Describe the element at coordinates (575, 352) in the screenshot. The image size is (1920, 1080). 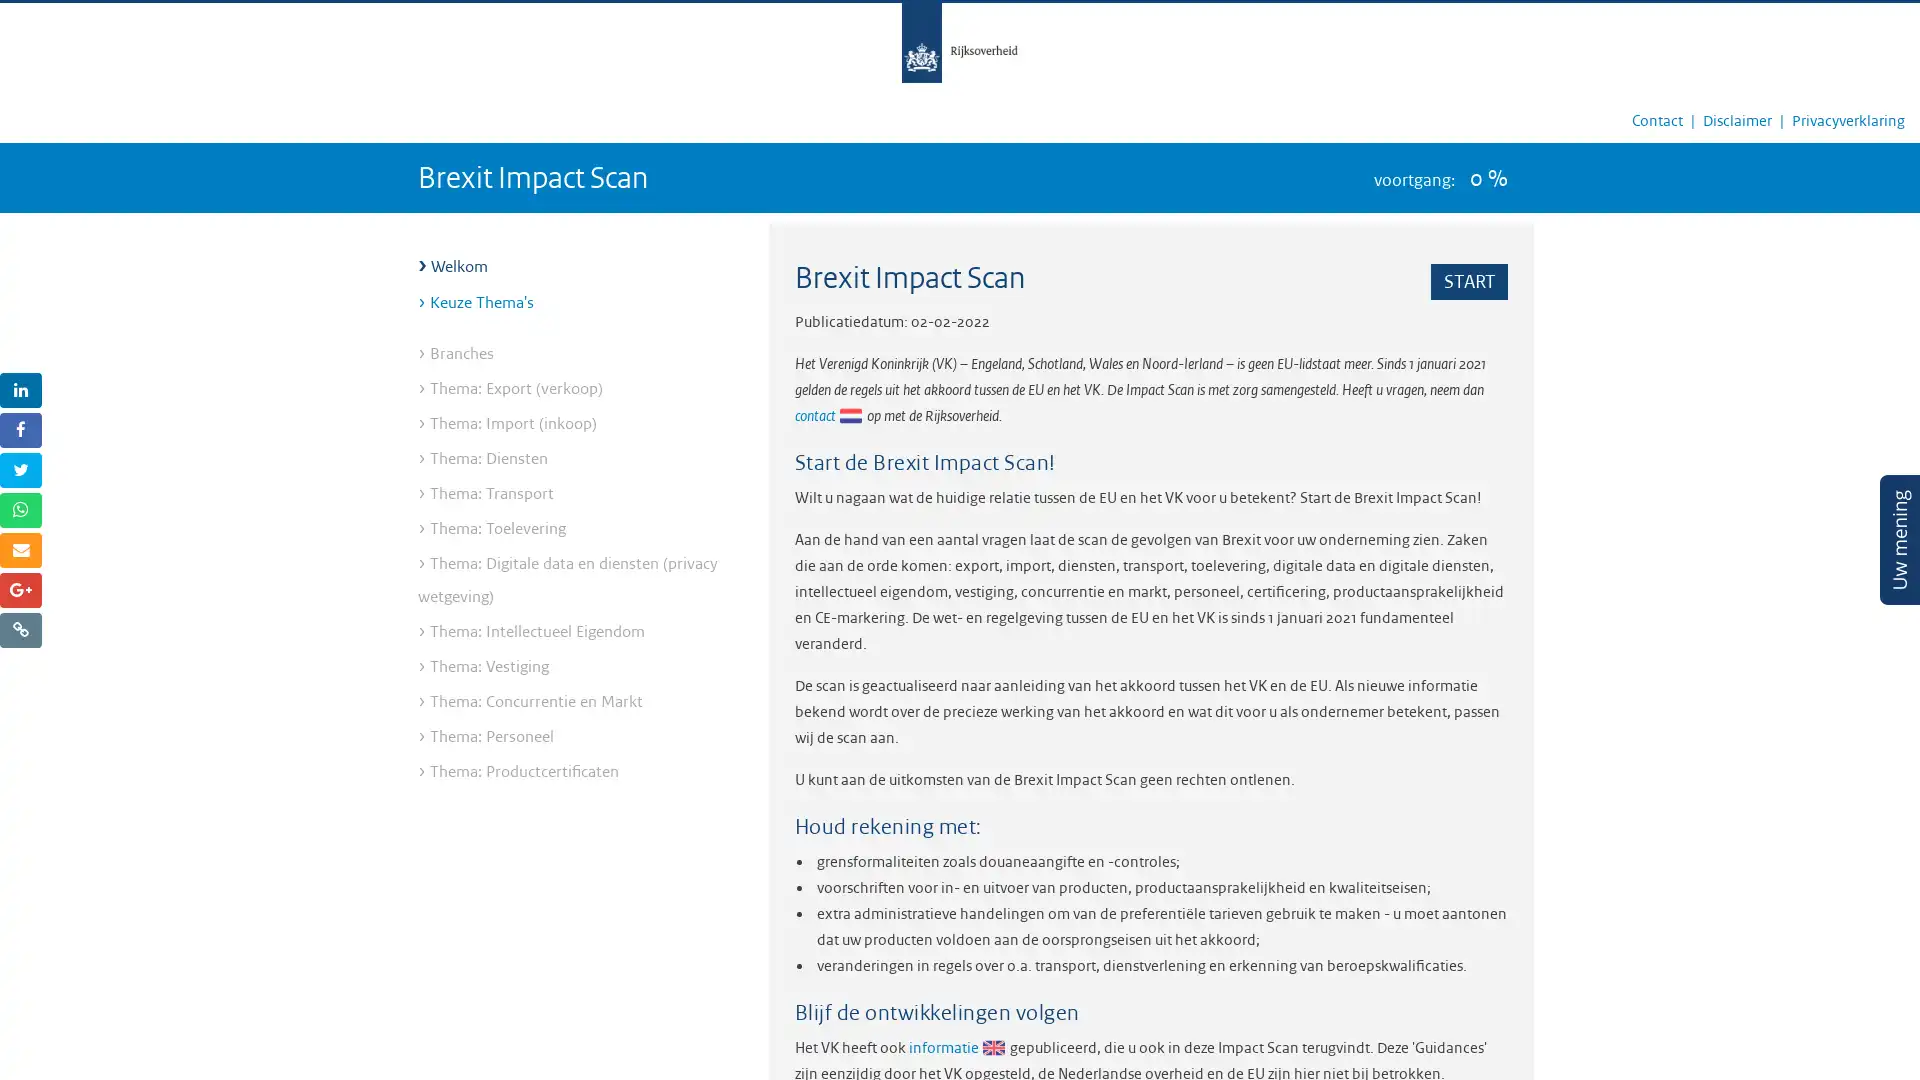
I see `Branches` at that location.